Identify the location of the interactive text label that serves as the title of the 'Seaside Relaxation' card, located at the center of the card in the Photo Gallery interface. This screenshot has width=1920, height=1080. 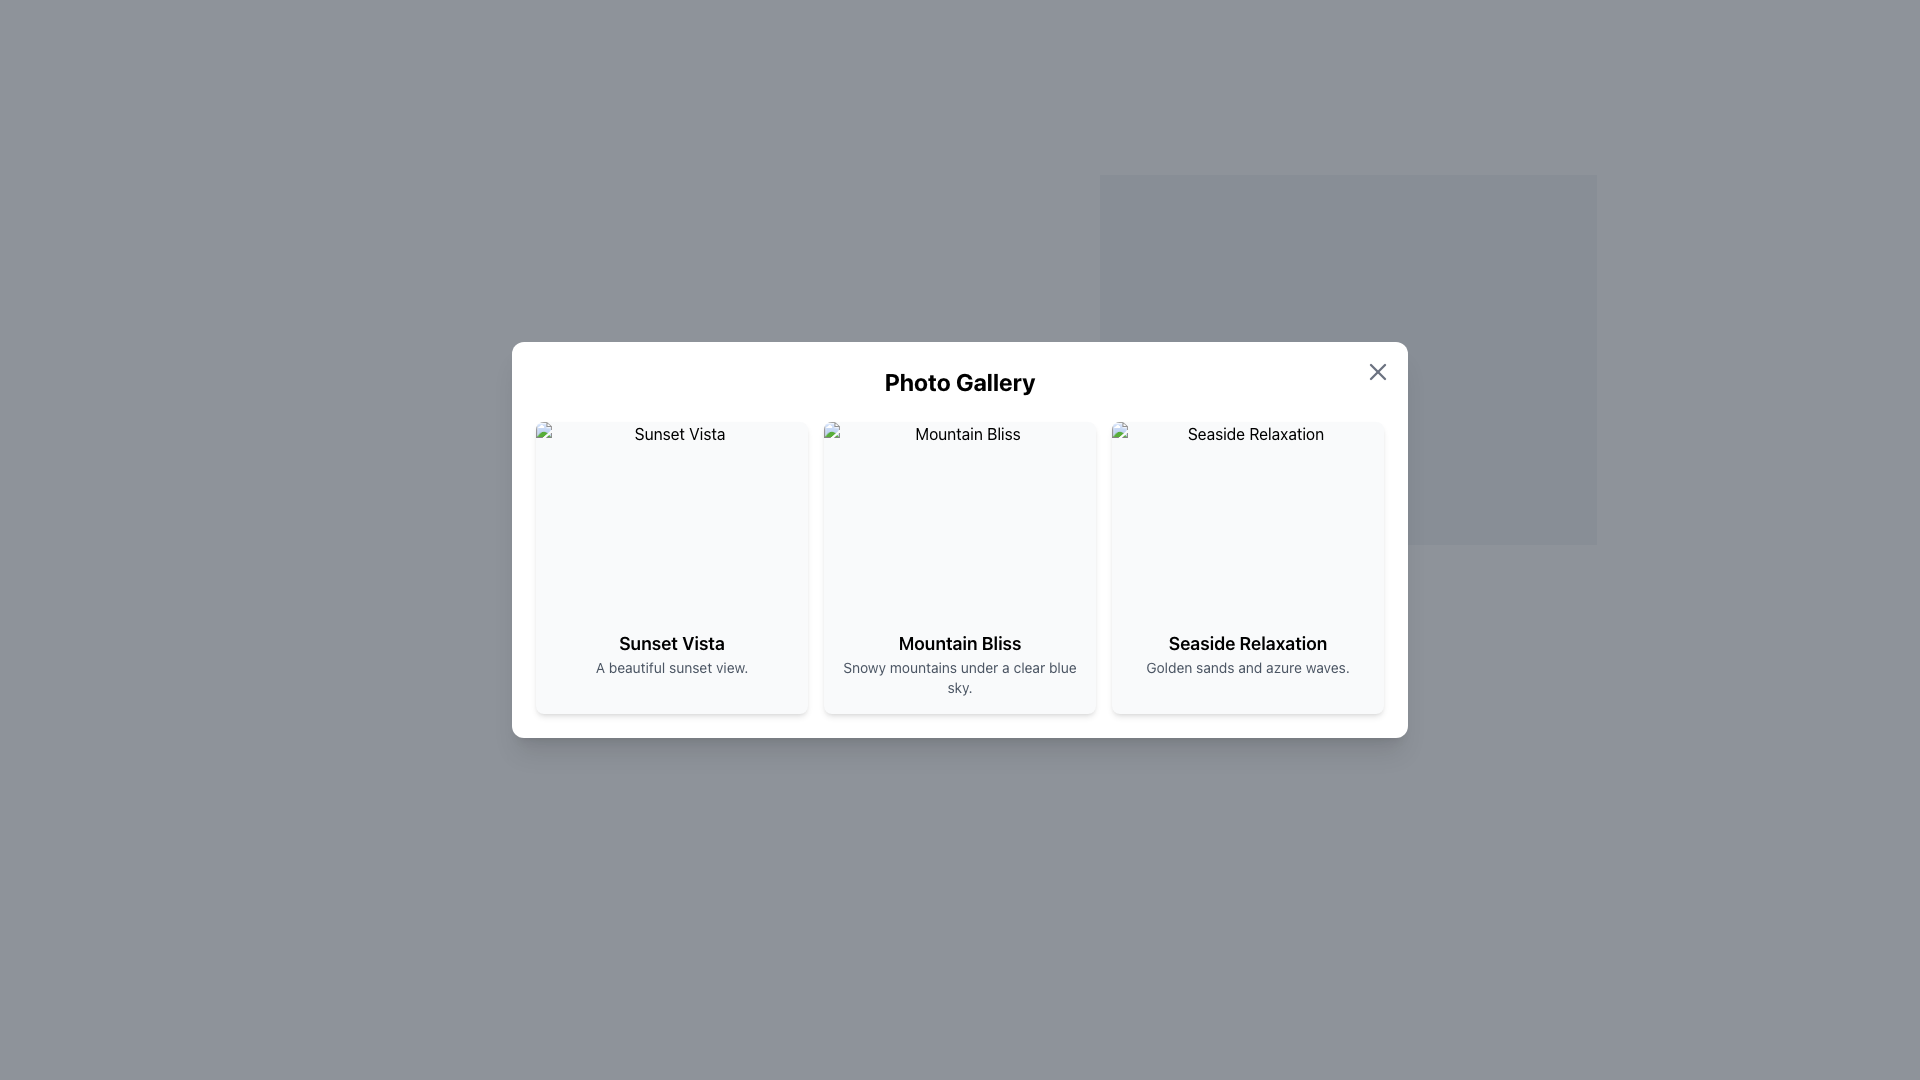
(1247, 644).